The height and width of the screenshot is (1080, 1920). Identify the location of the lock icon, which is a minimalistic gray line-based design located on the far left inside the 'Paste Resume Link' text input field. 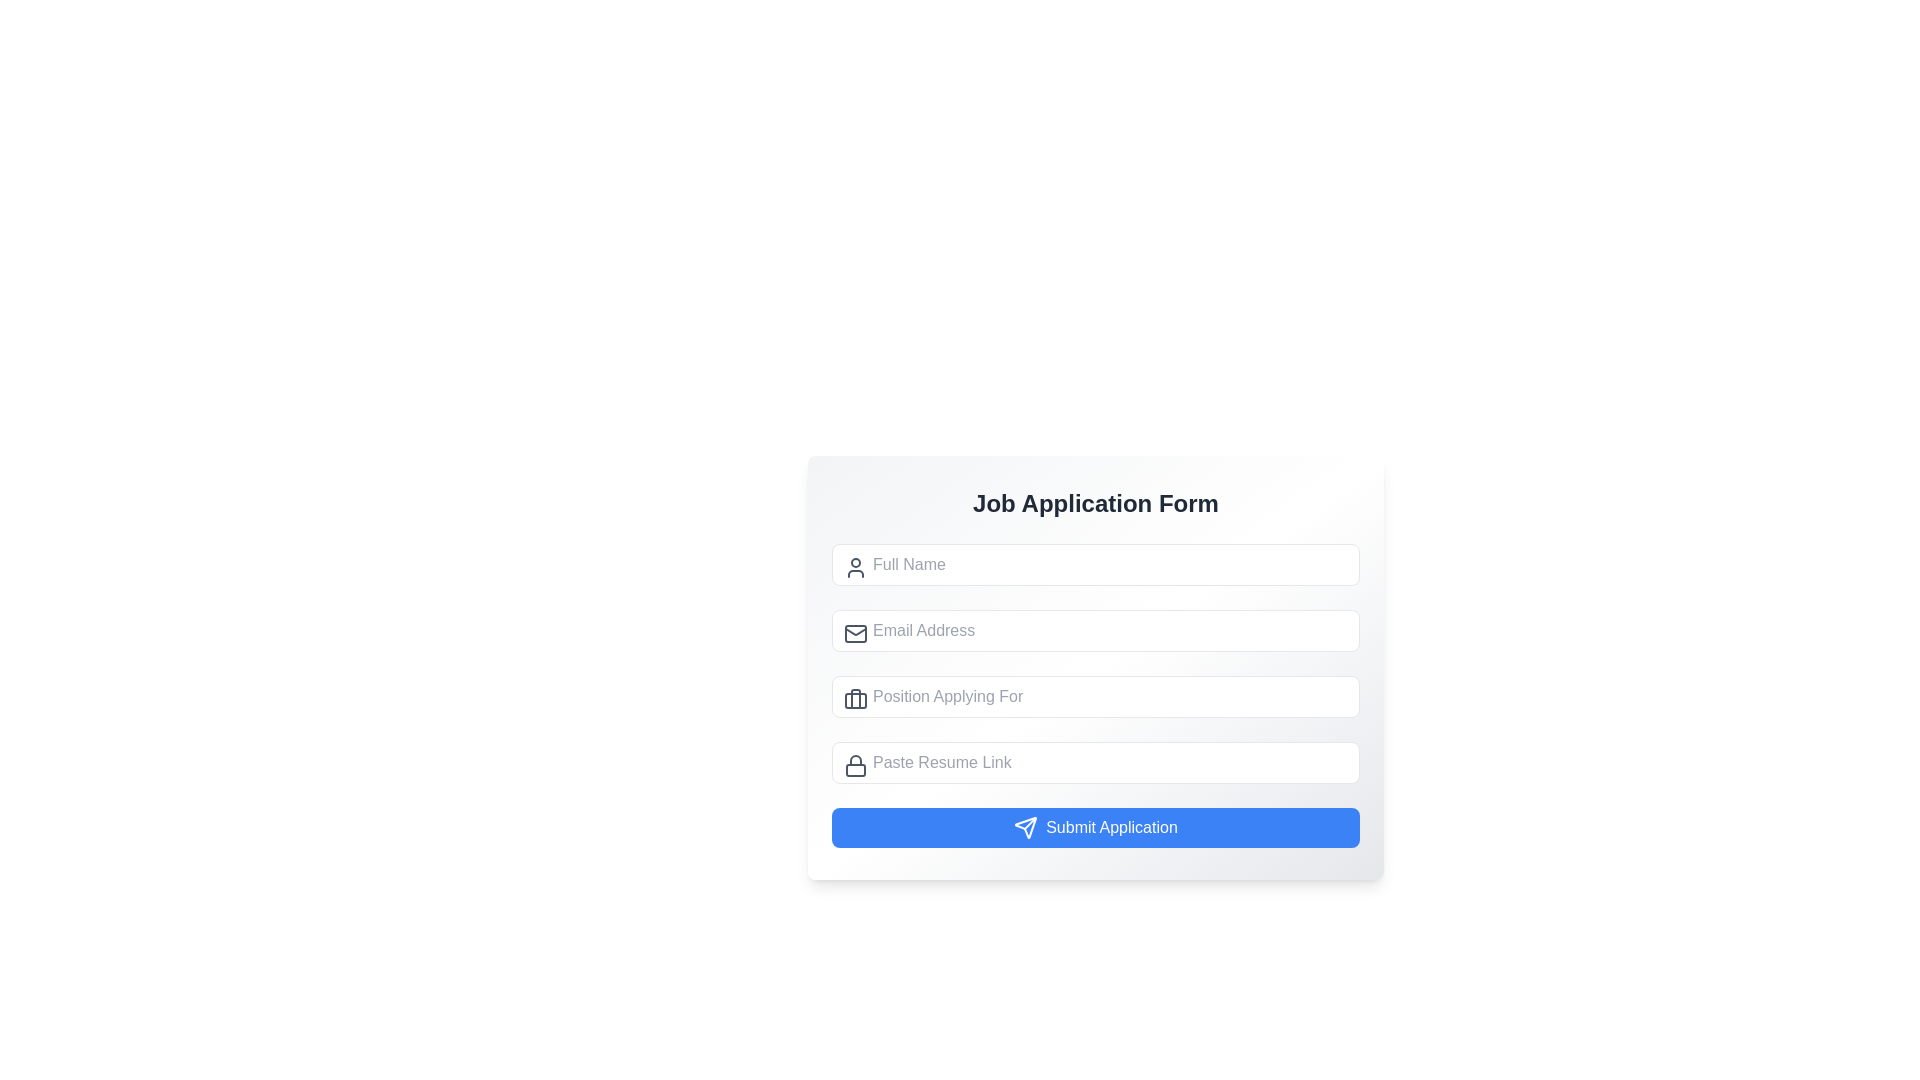
(855, 765).